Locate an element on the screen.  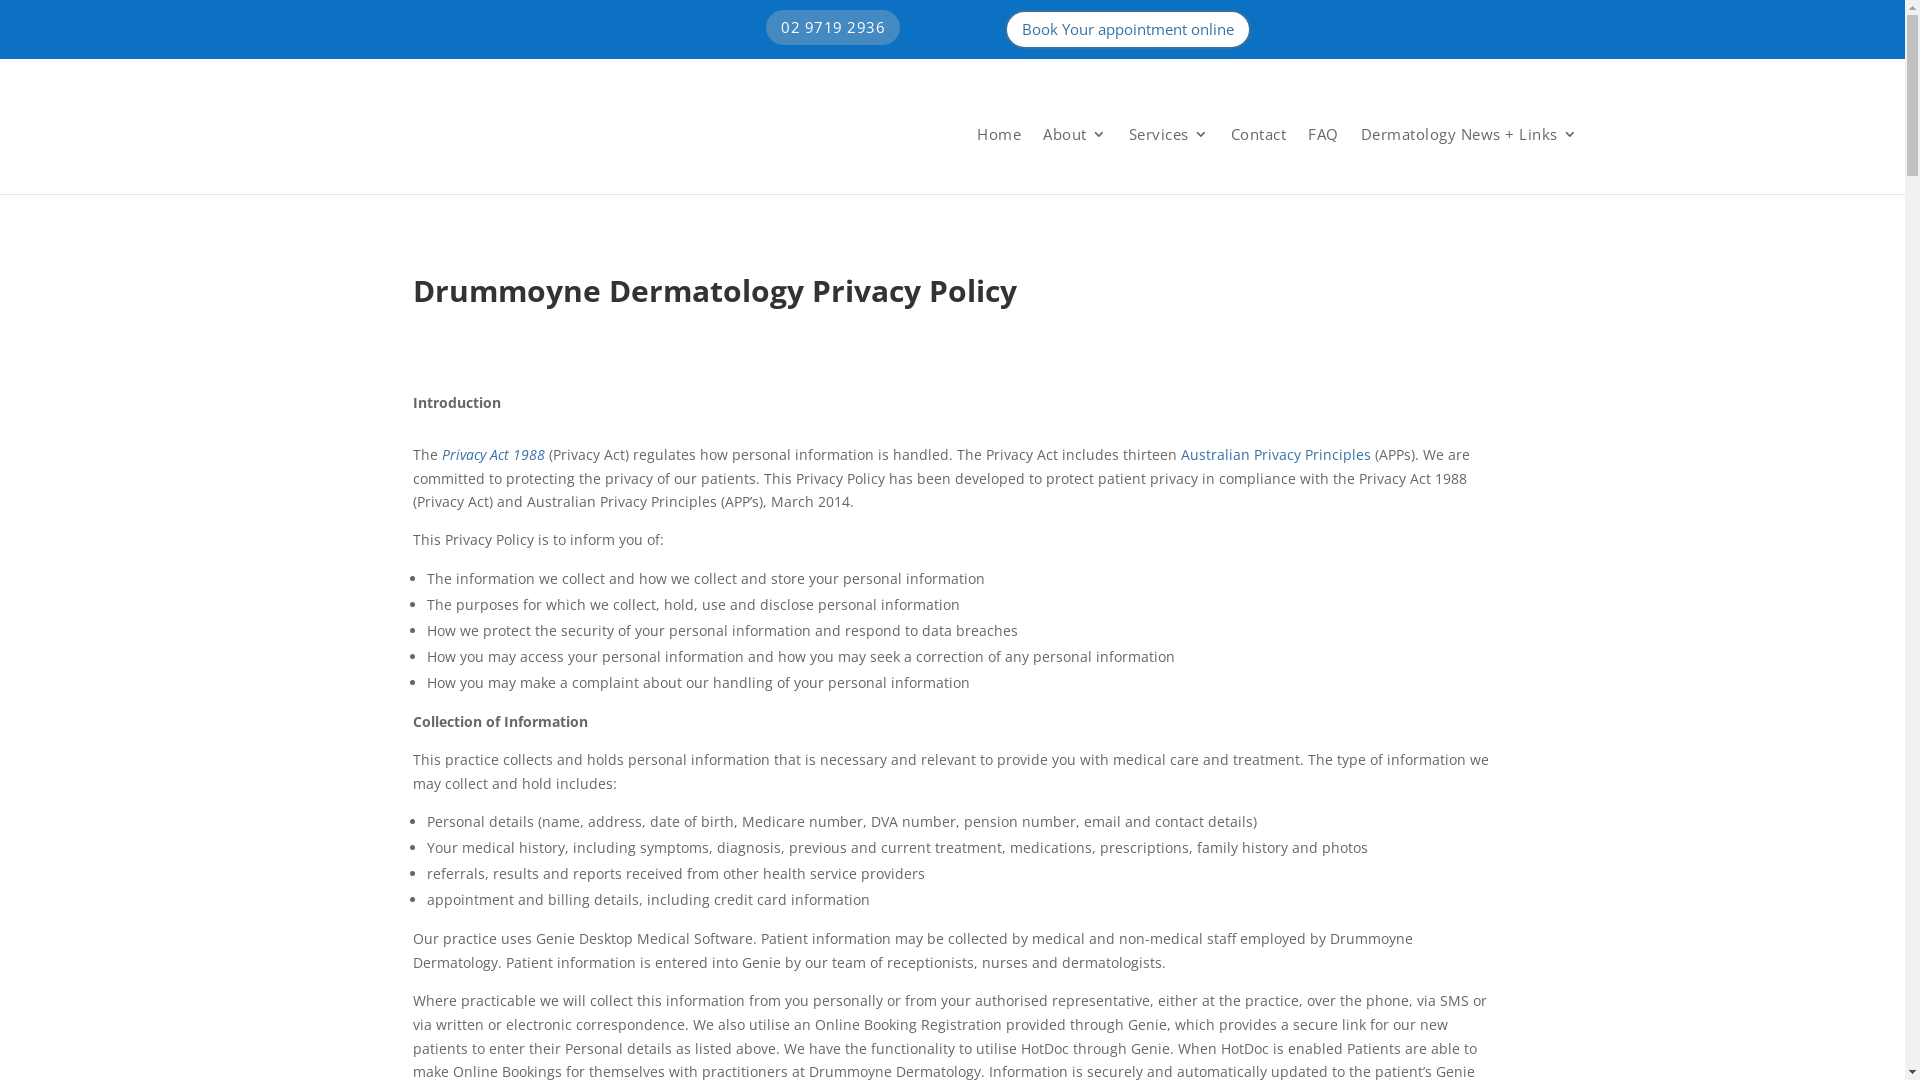
'02 9719 2936' is located at coordinates (833, 27).